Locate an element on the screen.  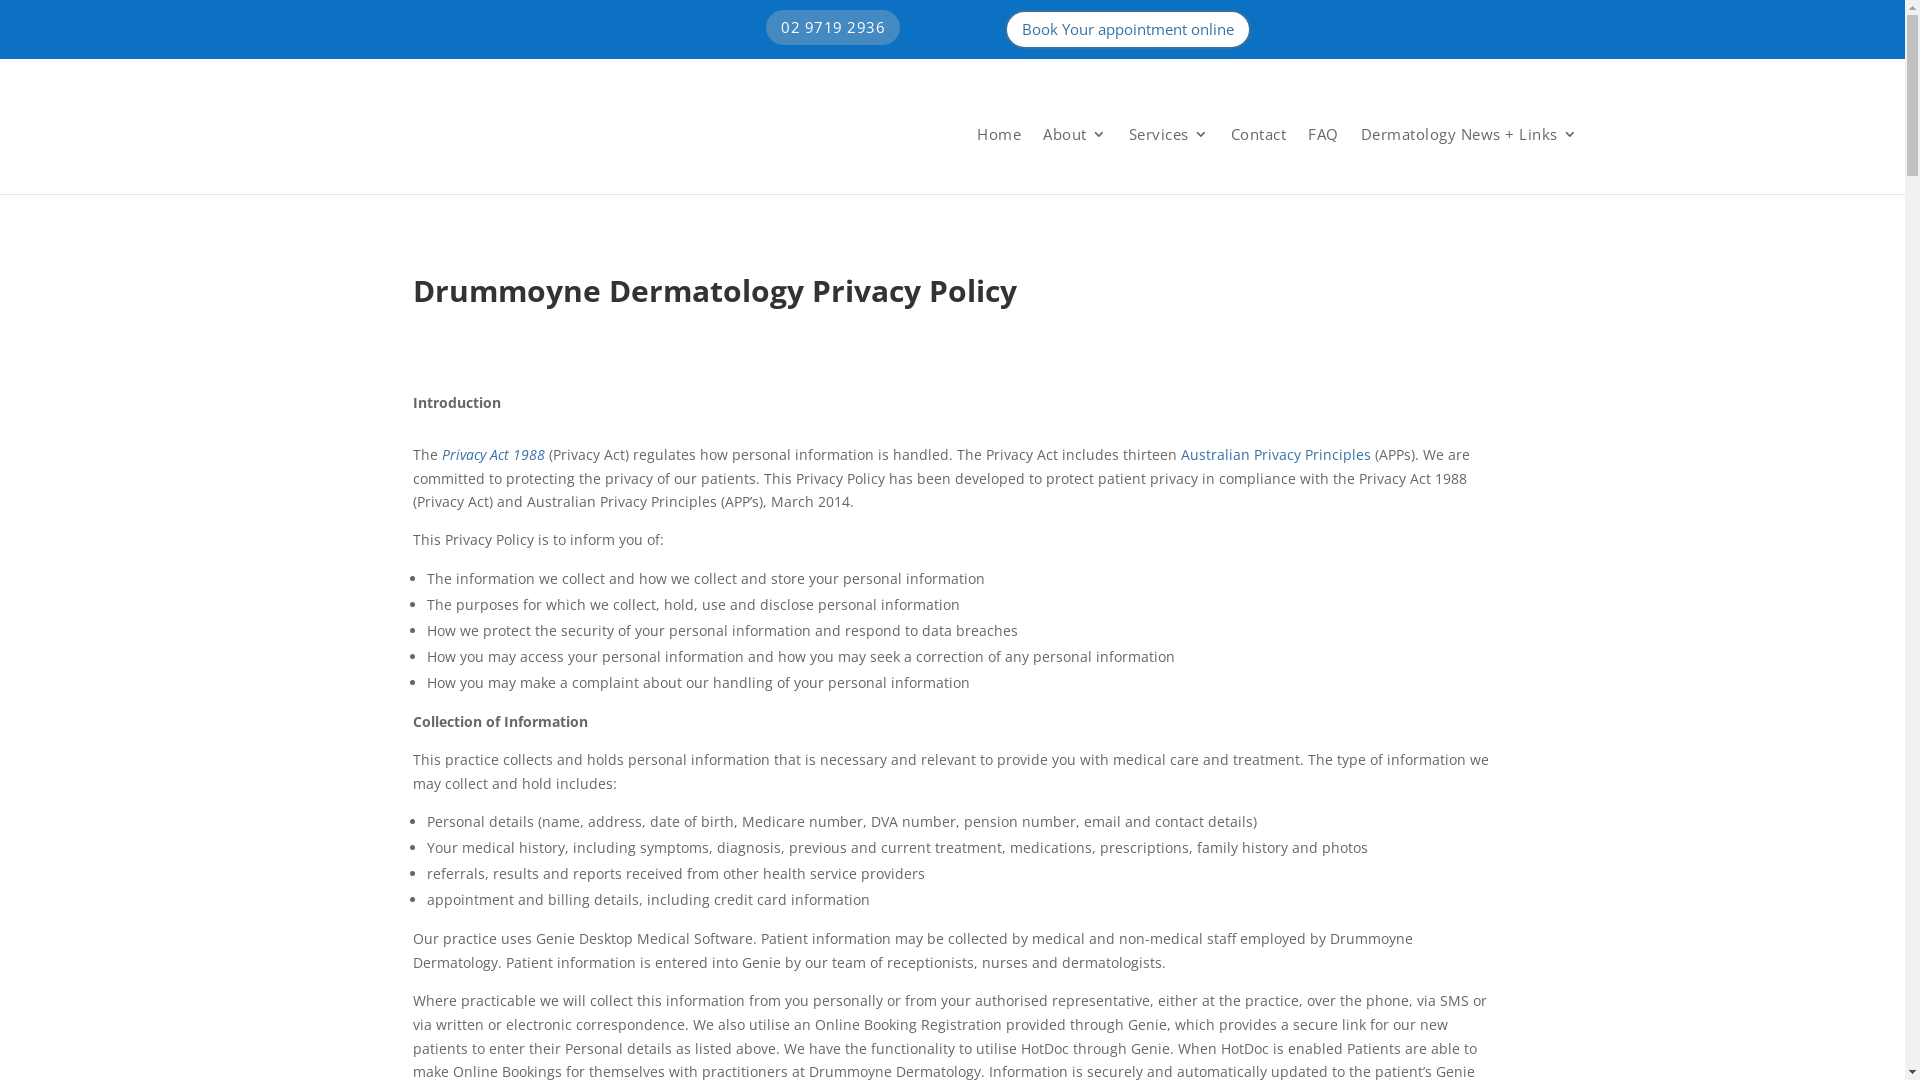
'02 9719 2936' is located at coordinates (833, 27).